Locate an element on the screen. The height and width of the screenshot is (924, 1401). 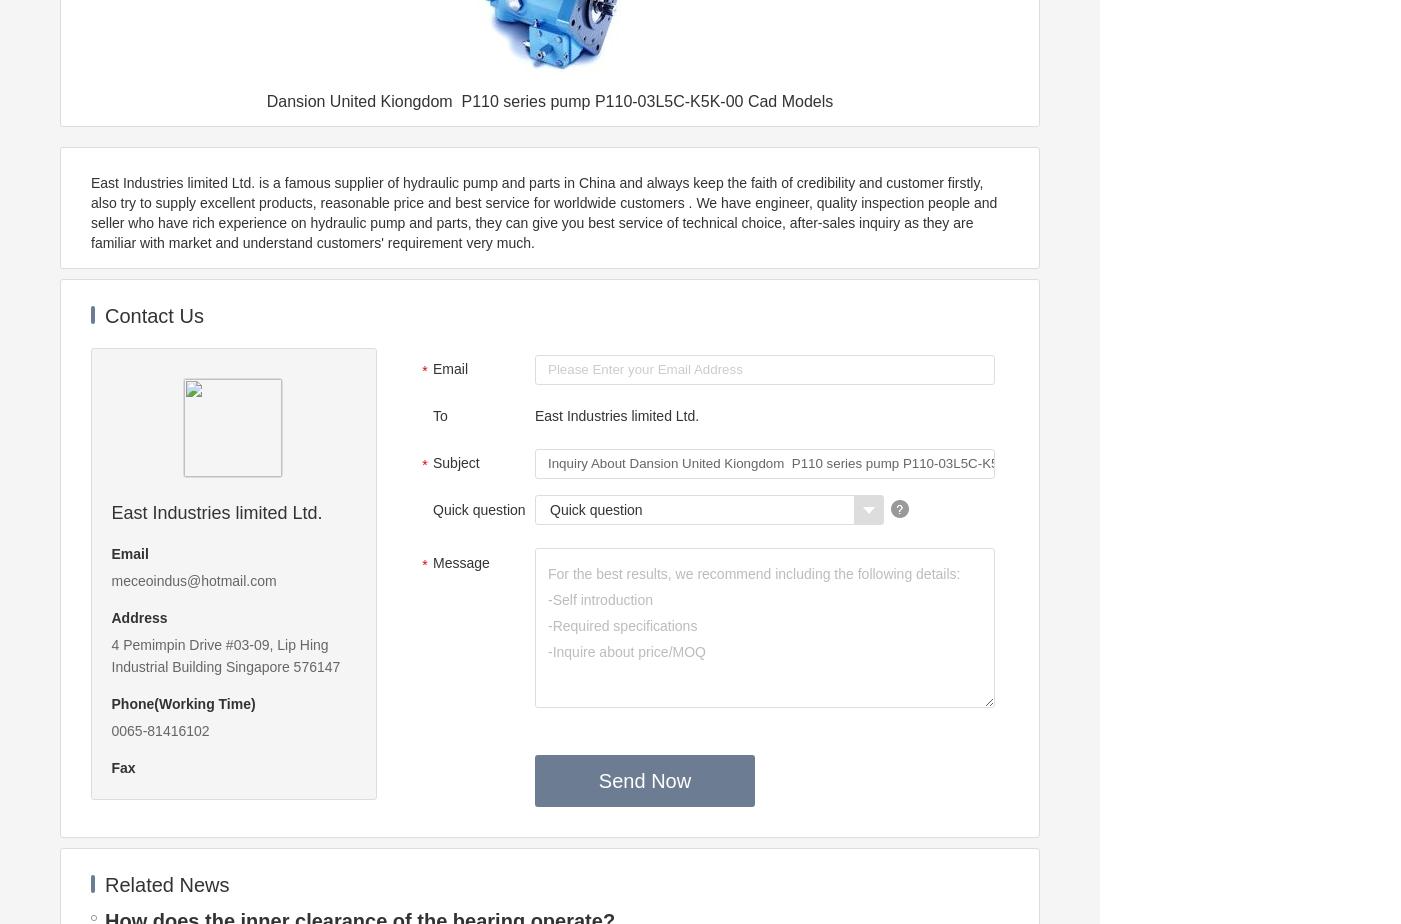
'East Industries limited Ltd. is a famous supplier of hydraulic pump and parts in China and always keep the faith of credibility and customer firstly, also try to supply excellent products, reasonable price and best service for worldwide customers . We have engineer, quality inspection people and seller who have rich experience on hydraulic pump and parts, they can give you best service of technical choice, after-sales inquiry as they are familiar with market and understand customers' requirement very much.' is located at coordinates (544, 212).